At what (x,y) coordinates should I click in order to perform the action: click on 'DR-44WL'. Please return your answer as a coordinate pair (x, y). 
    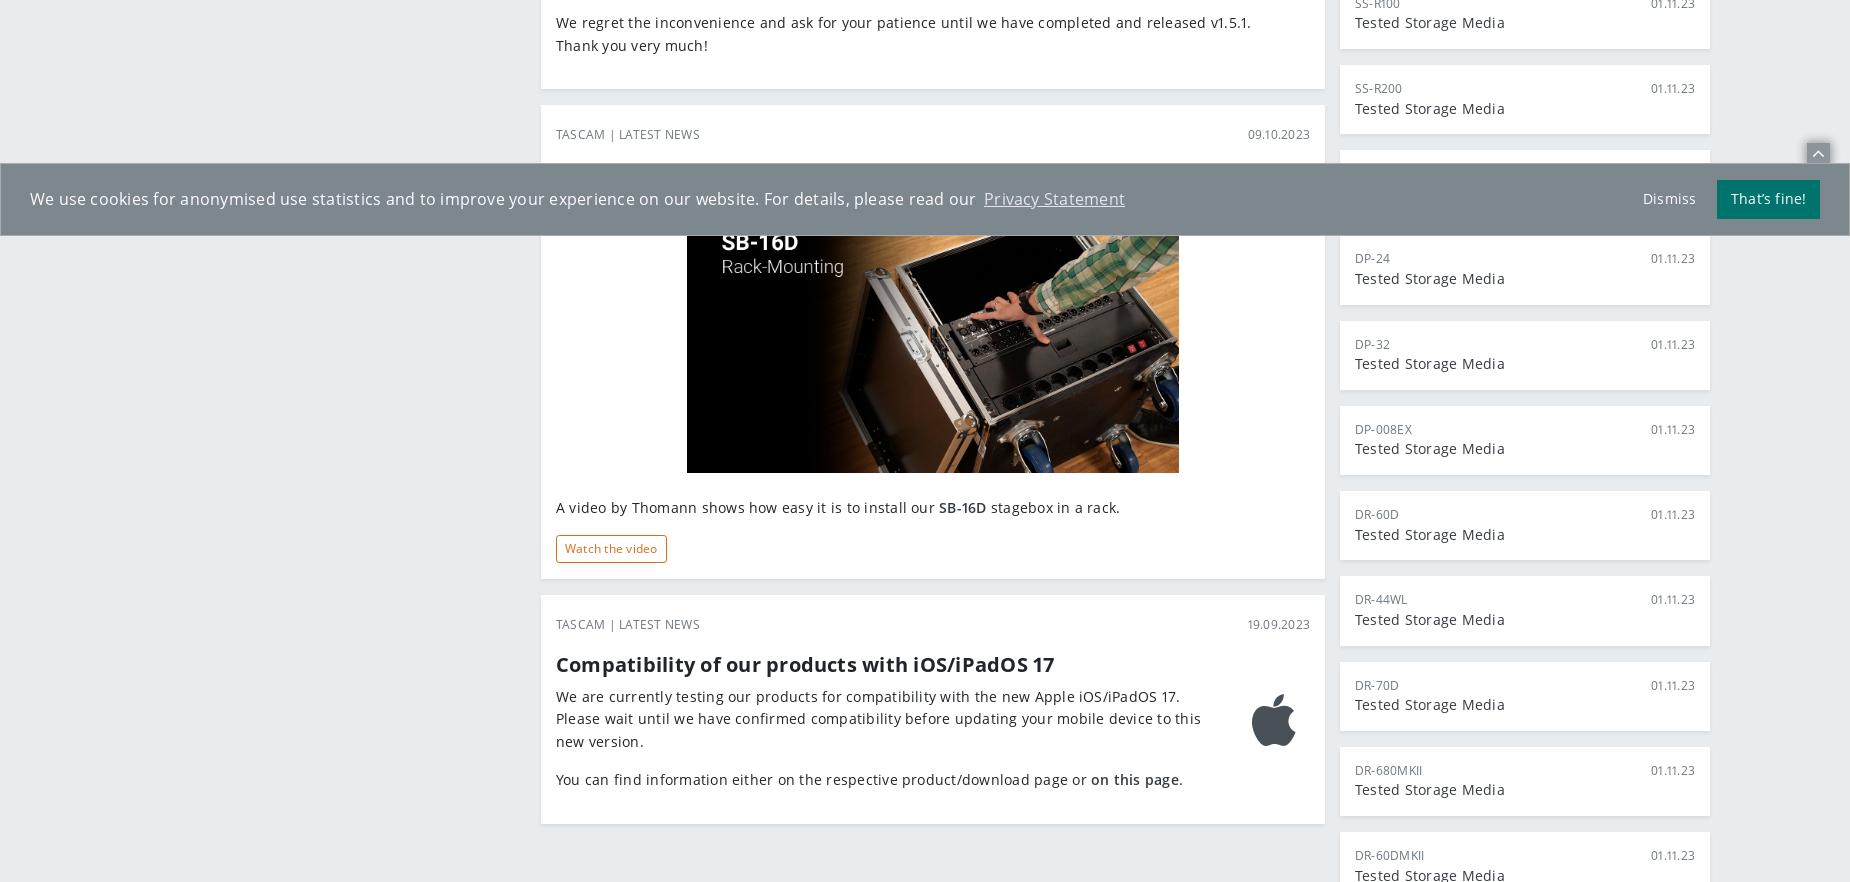
    Looking at the image, I should click on (1353, 598).